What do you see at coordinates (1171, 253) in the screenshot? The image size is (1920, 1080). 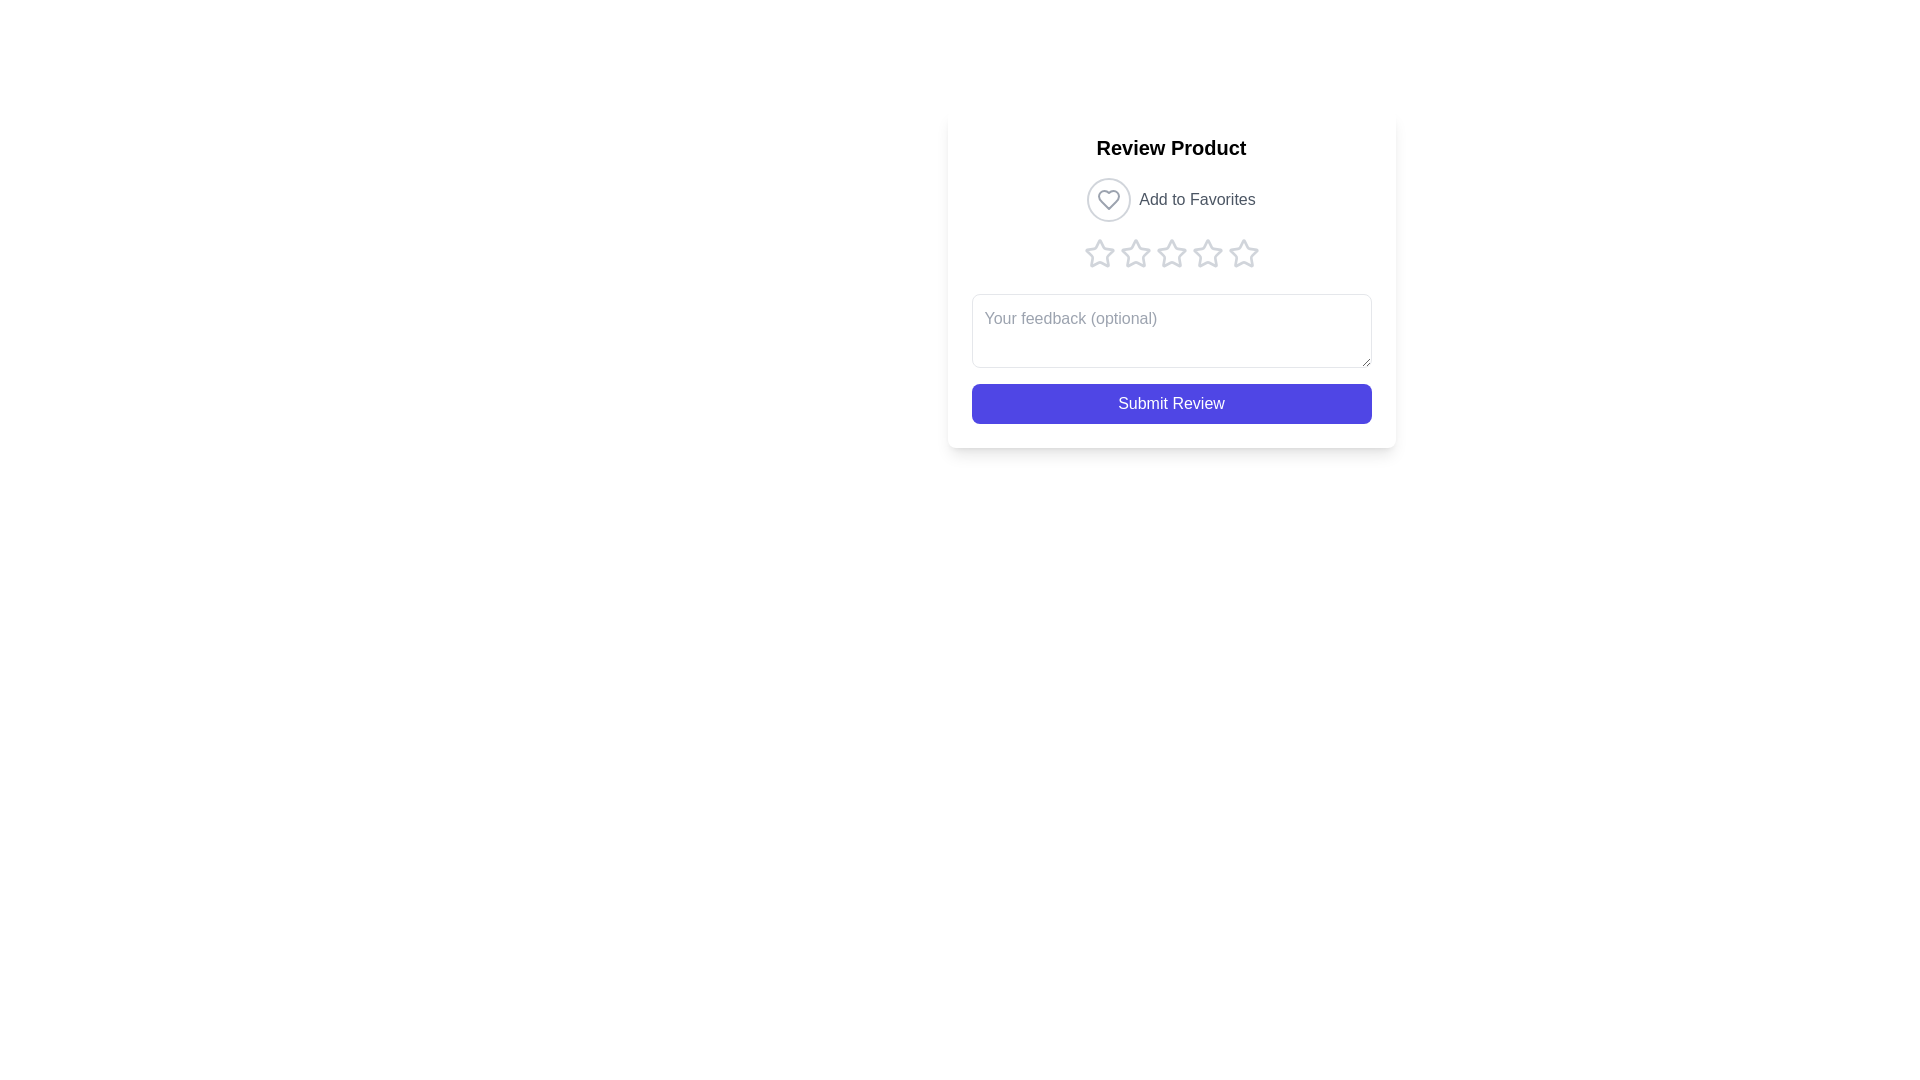 I see `the third star icon in the star rating component` at bounding box center [1171, 253].